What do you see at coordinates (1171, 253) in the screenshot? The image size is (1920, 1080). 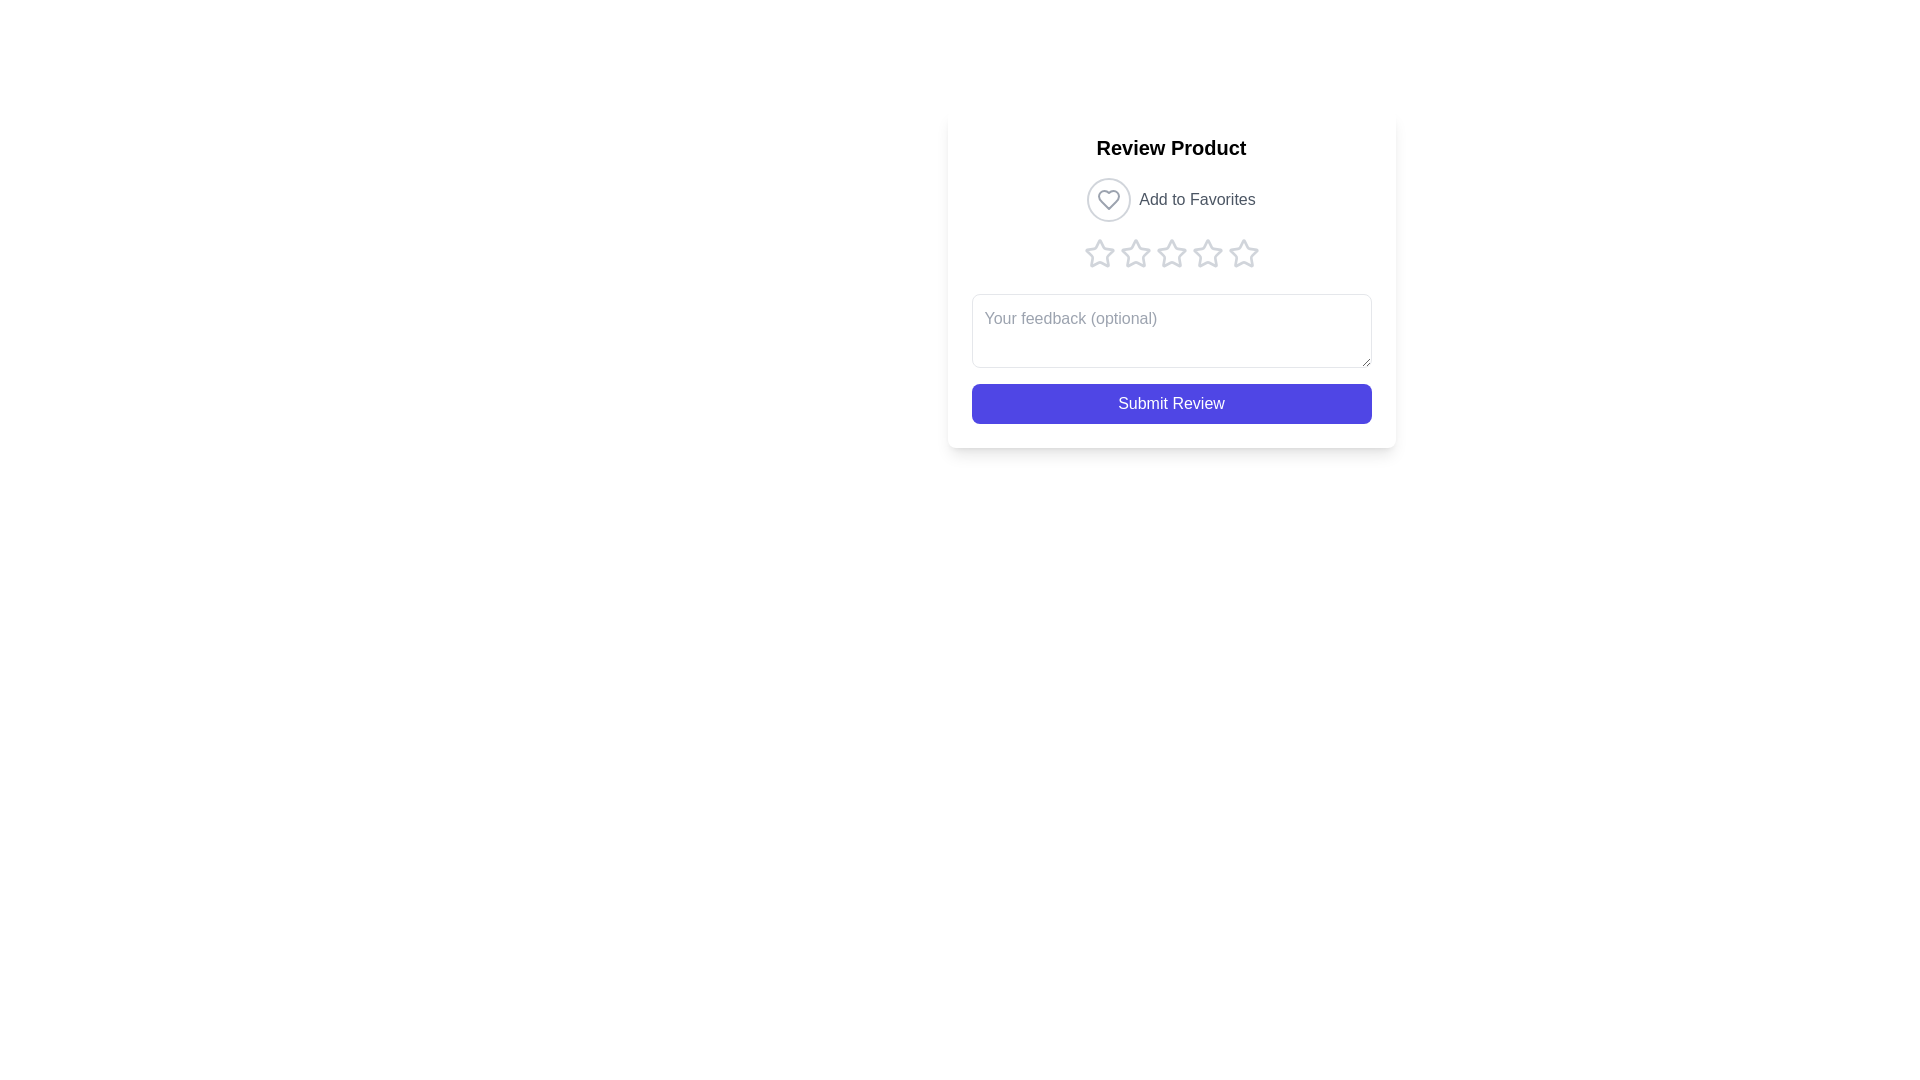 I see `the third star icon in the star rating component` at bounding box center [1171, 253].